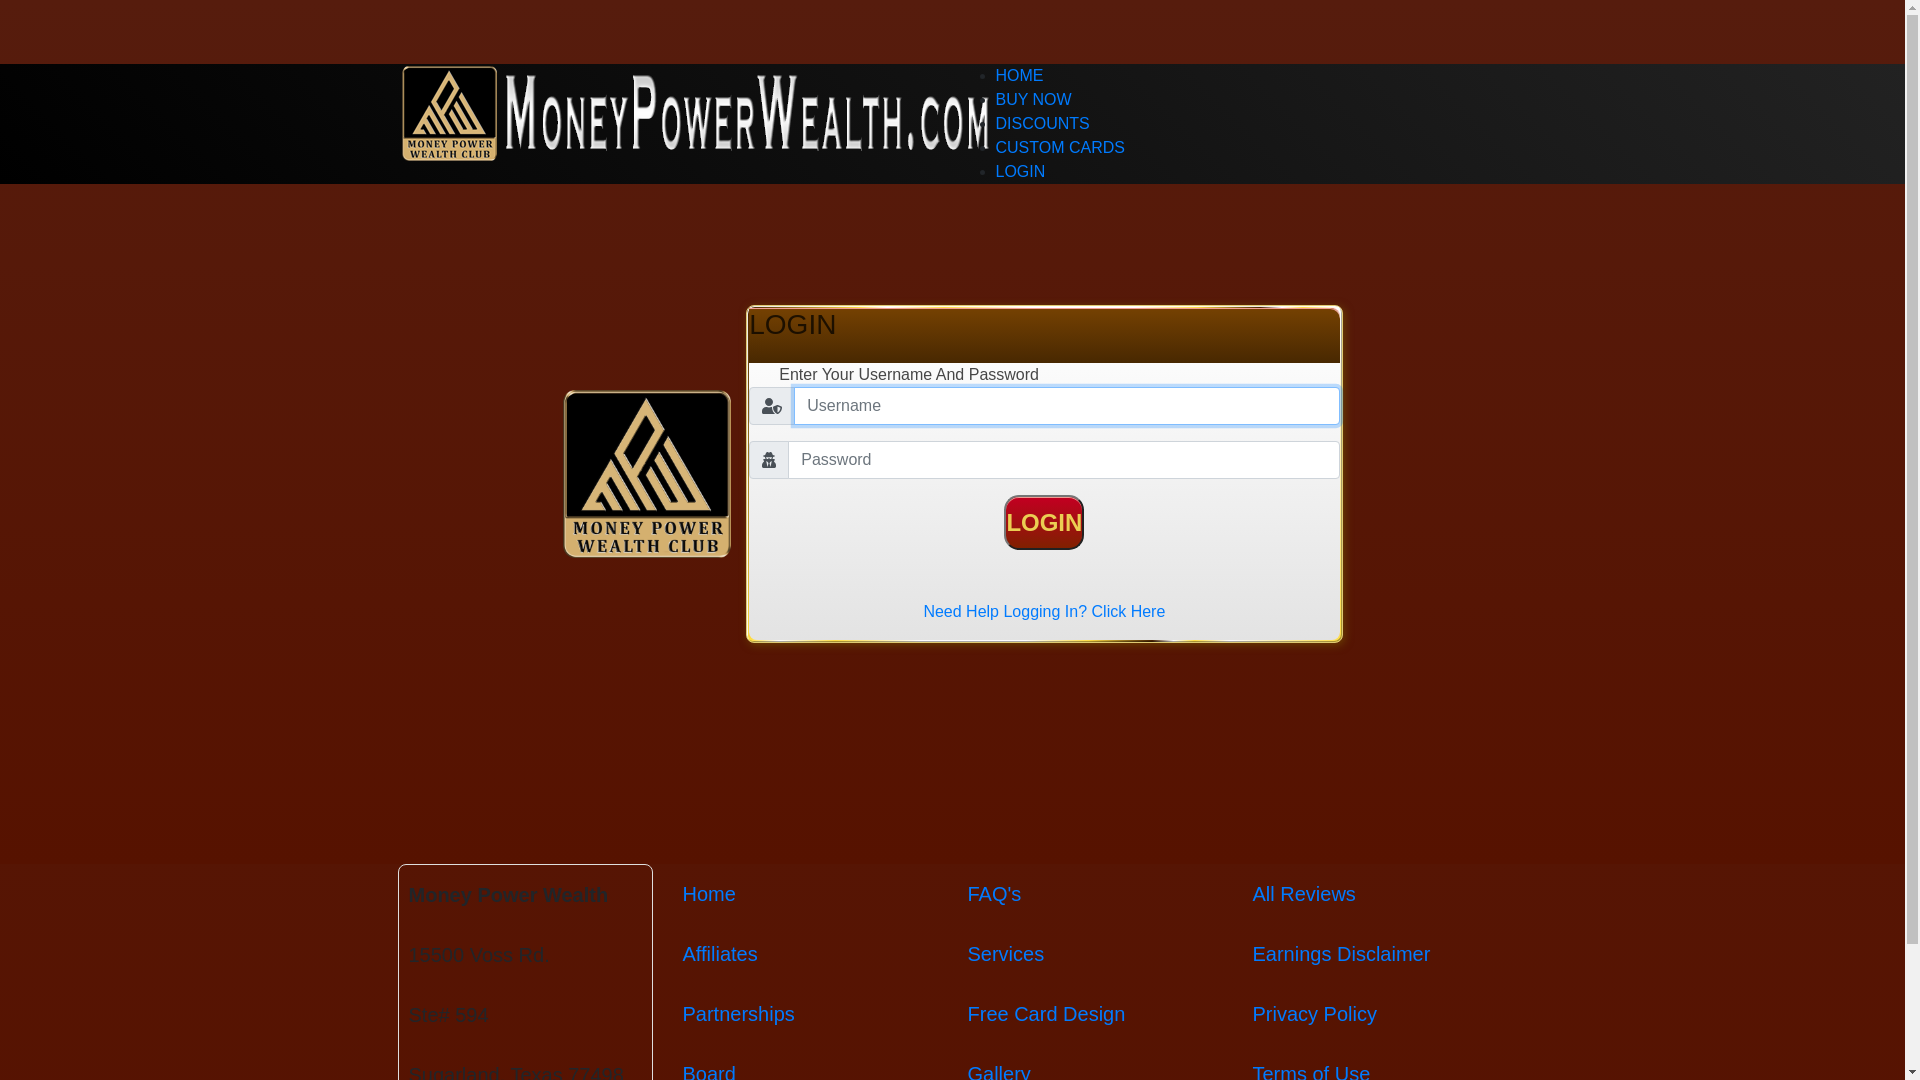 This screenshot has width=1920, height=1080. I want to click on 'FAQ's', so click(994, 893).